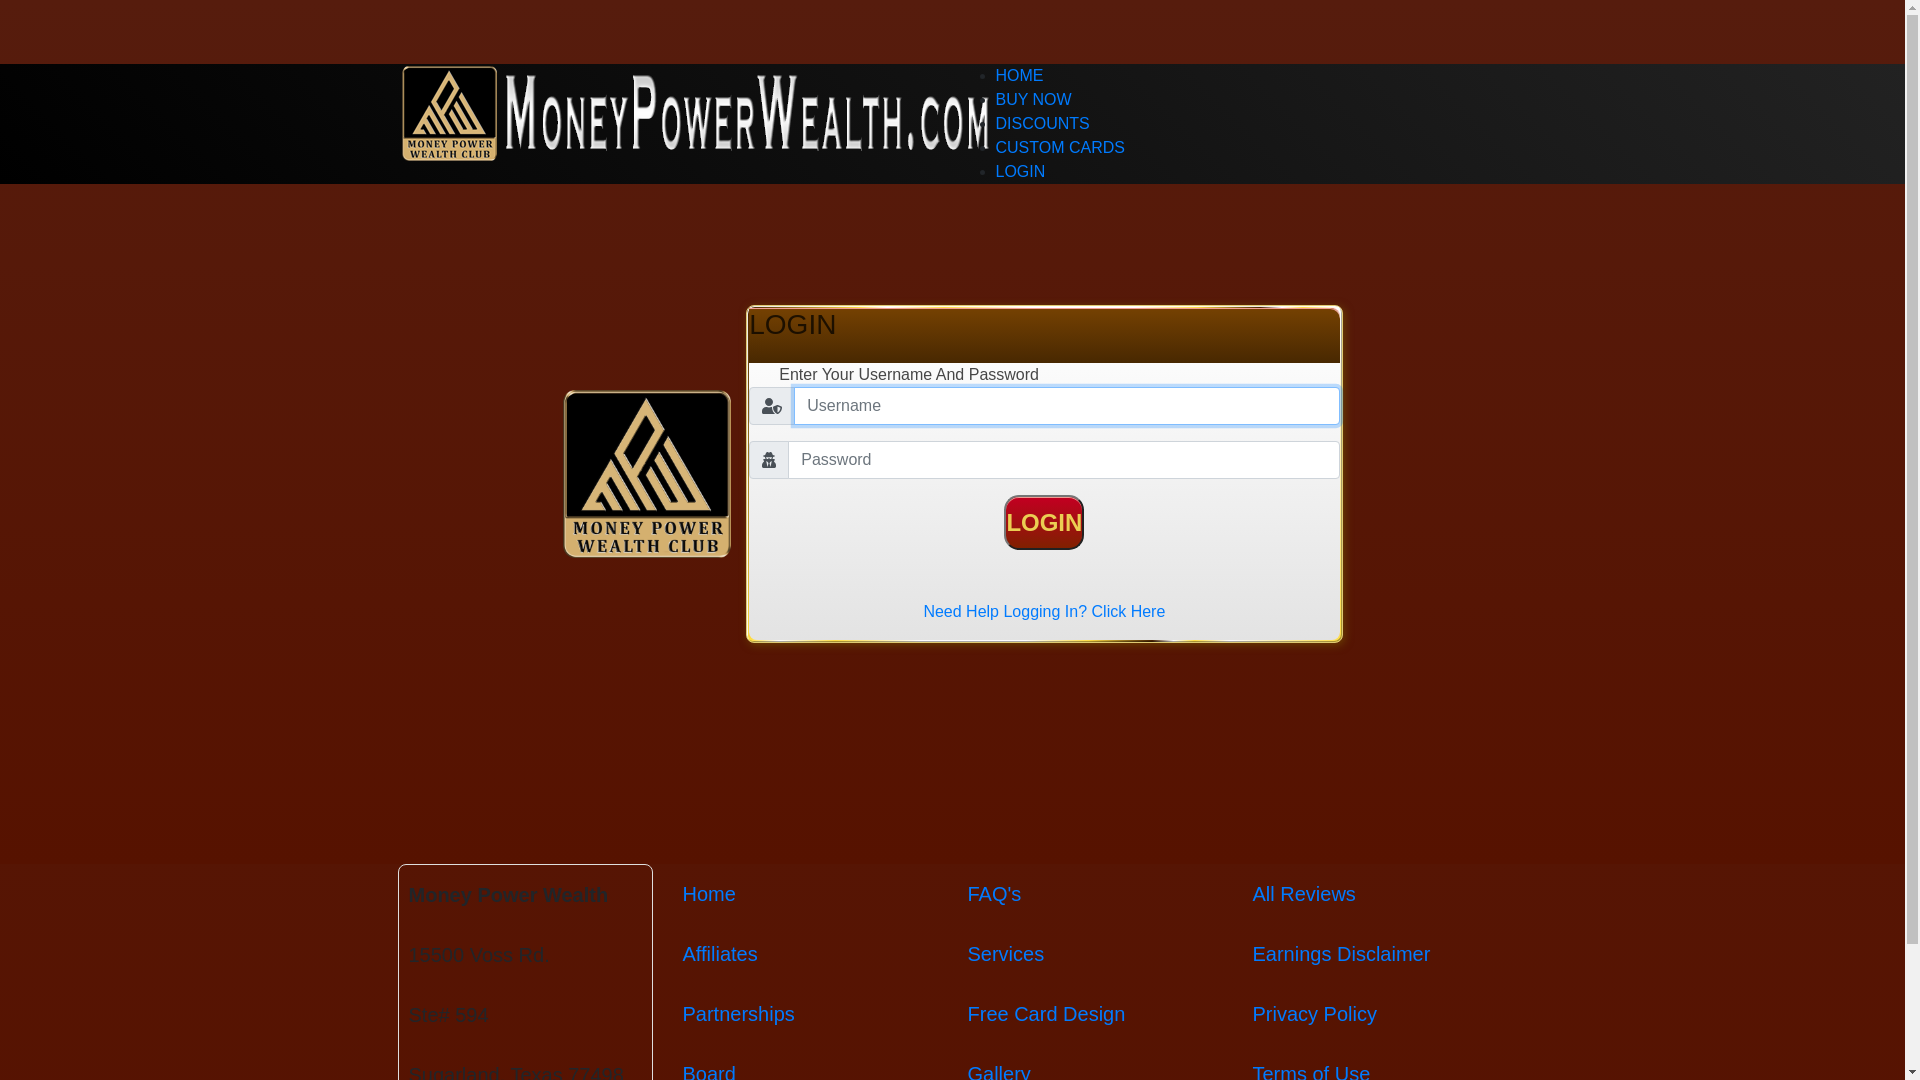 This screenshot has width=1920, height=1080. I want to click on 'FAQ's', so click(994, 893).